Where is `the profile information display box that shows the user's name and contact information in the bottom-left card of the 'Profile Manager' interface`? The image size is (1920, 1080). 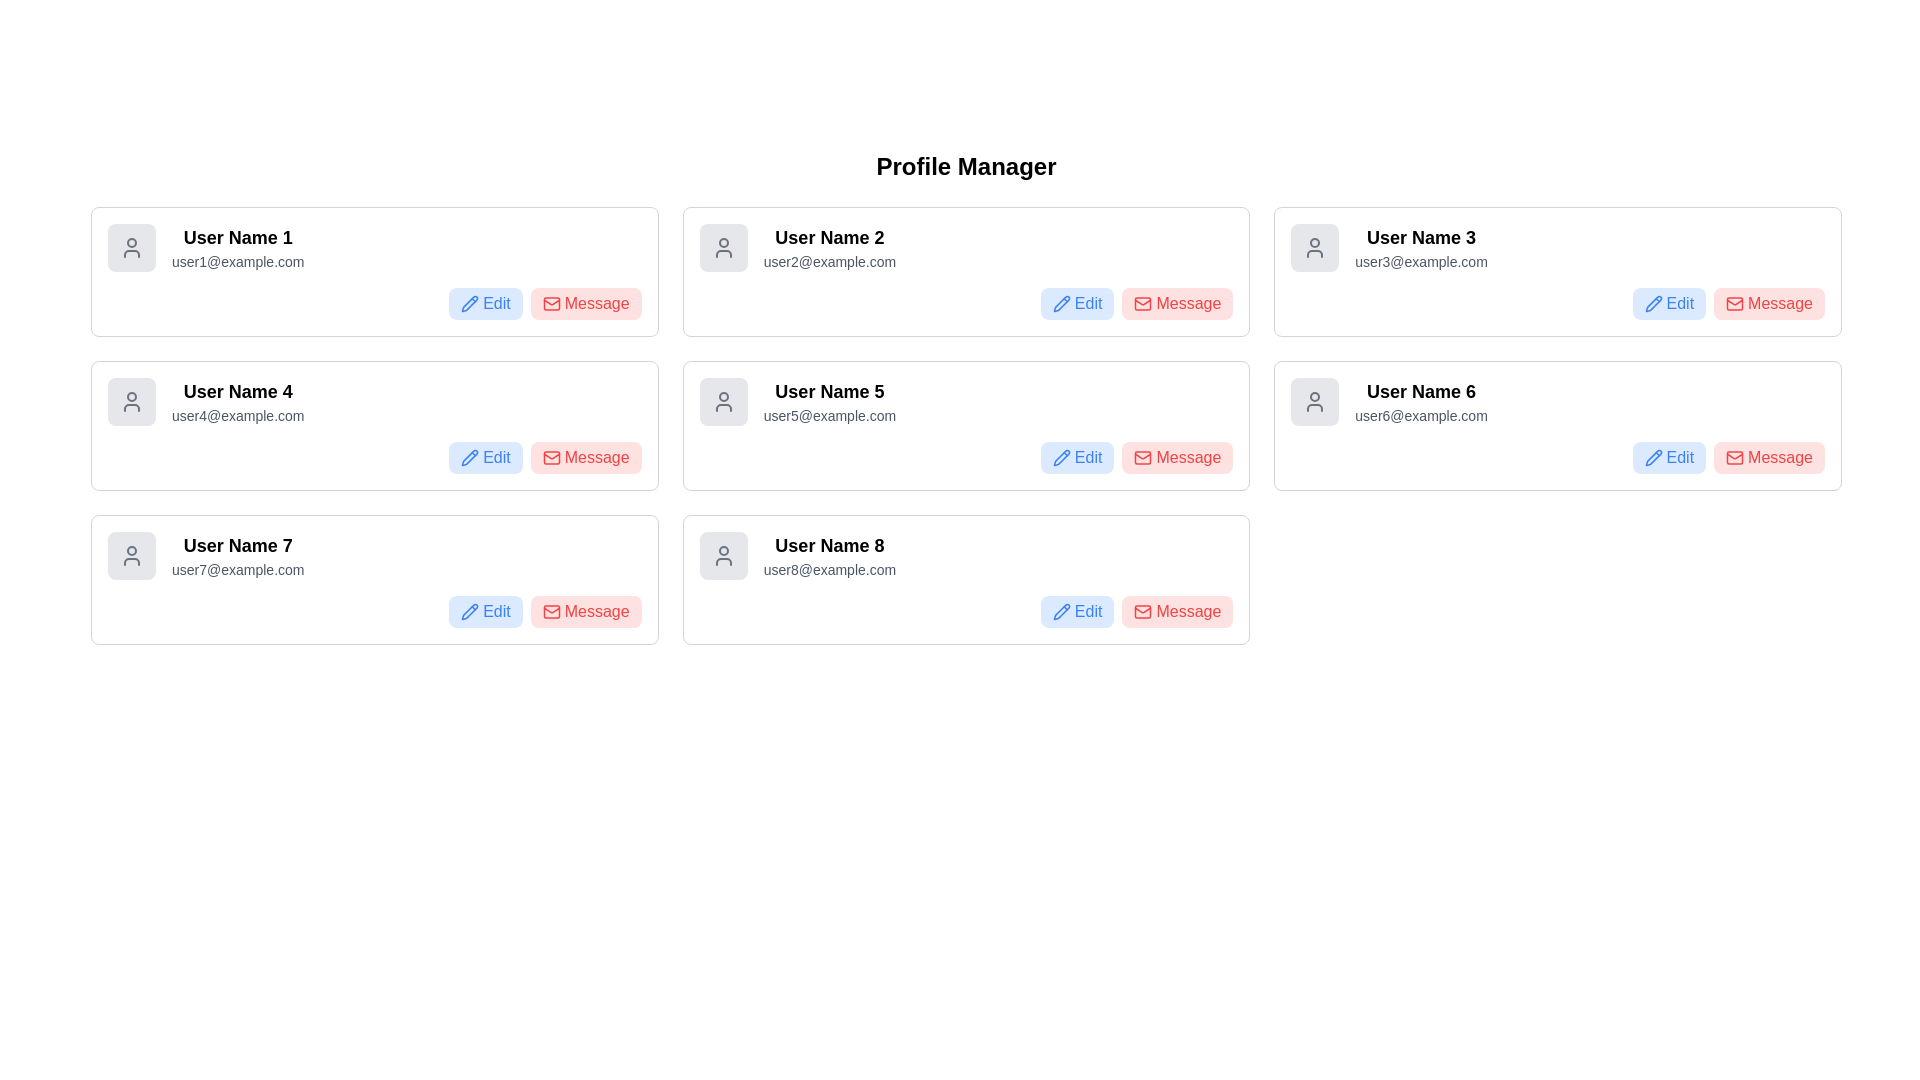
the profile information display box that shows the user's name and contact information in the bottom-left card of the 'Profile Manager' interface is located at coordinates (374, 555).